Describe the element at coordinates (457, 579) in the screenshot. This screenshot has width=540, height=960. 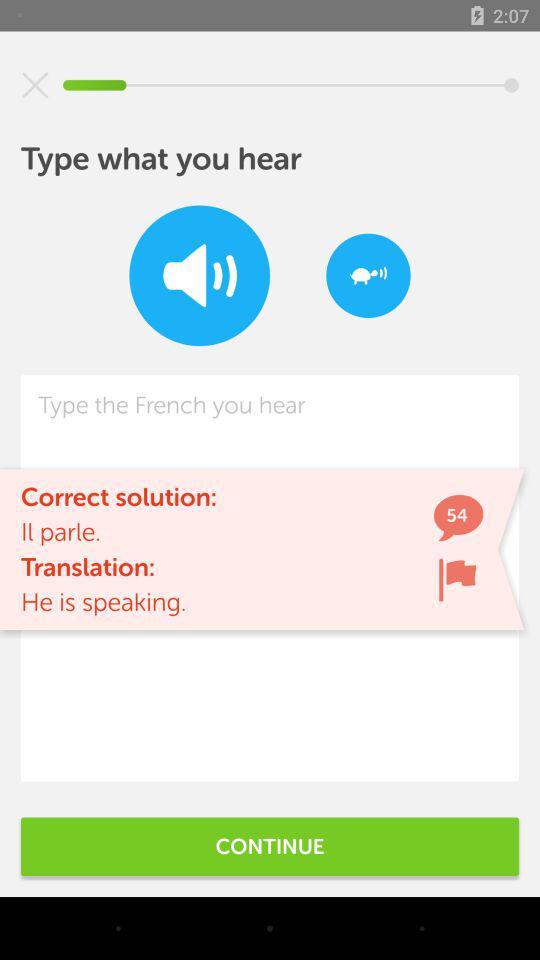
I see `the icon to the right of the he is speaking. icon` at that location.